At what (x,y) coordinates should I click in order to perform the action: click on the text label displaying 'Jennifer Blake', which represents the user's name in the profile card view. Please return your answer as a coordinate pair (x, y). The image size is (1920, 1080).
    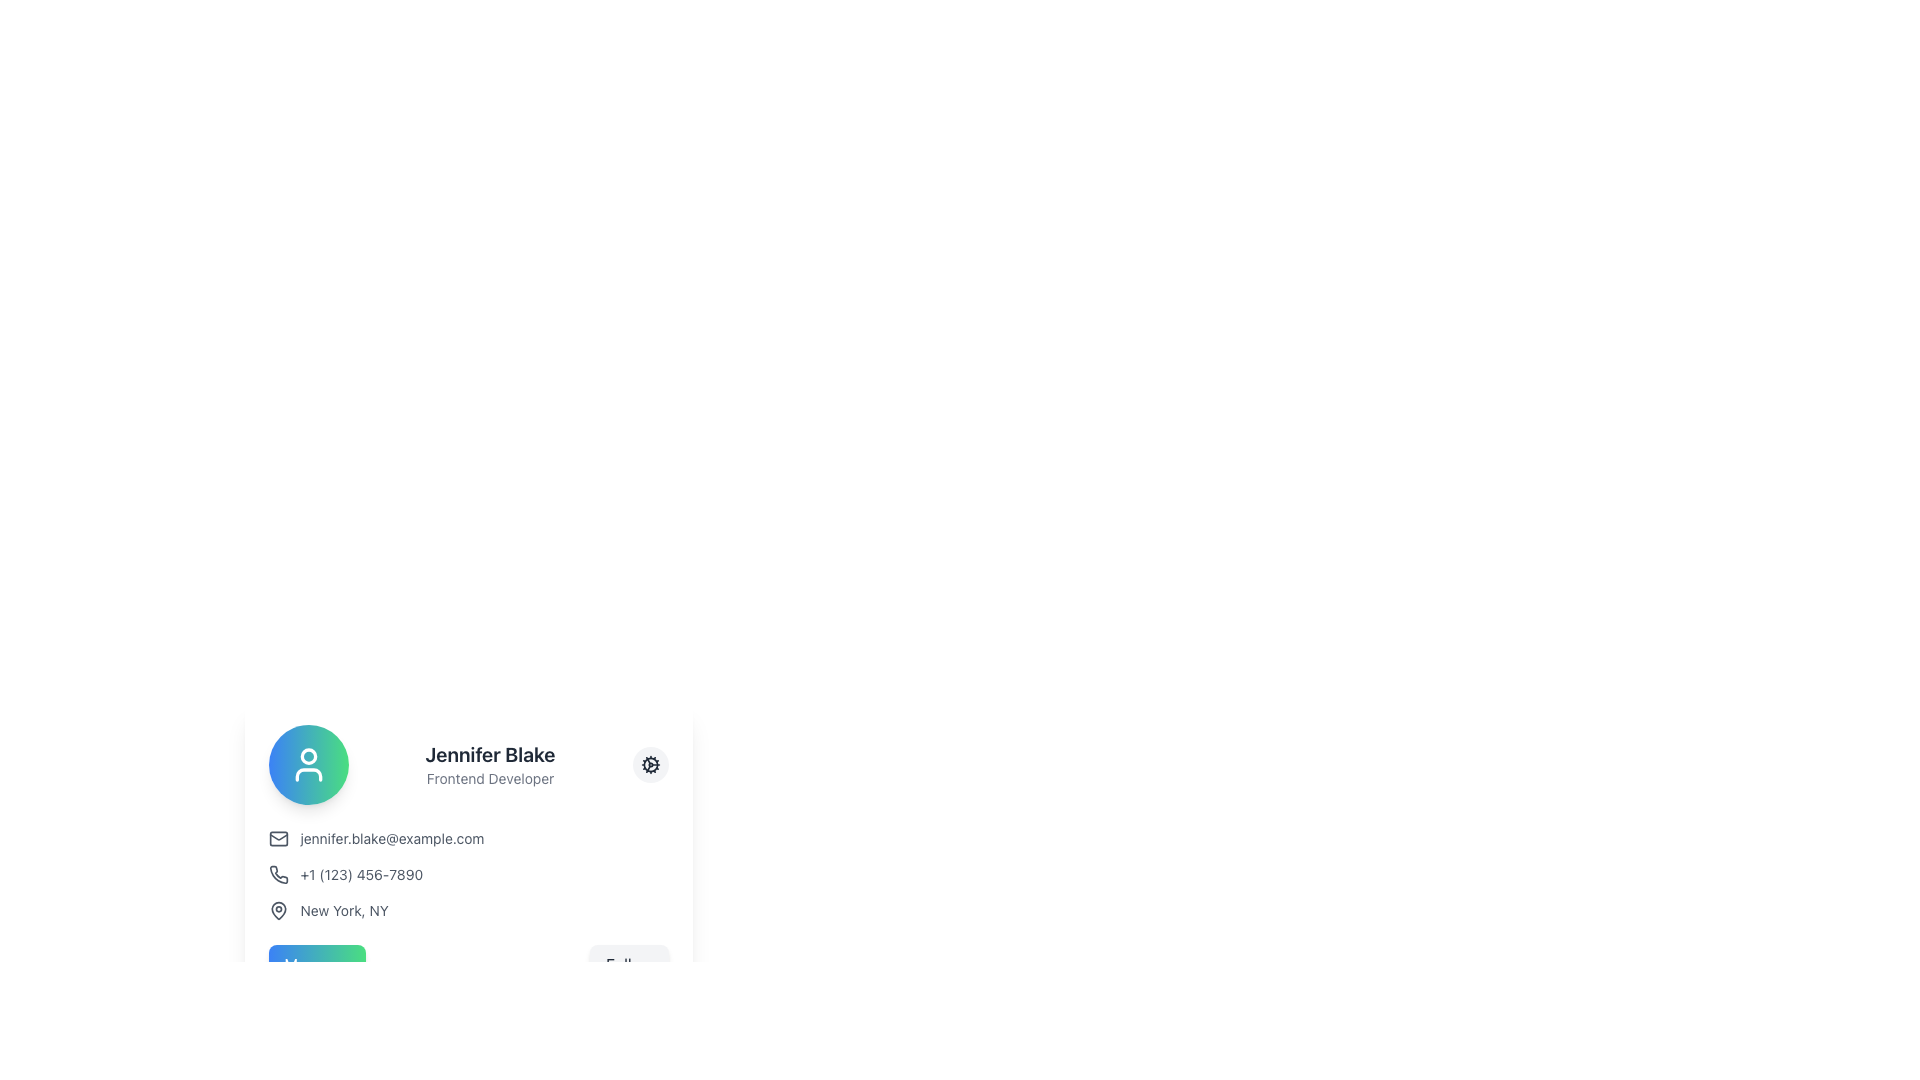
    Looking at the image, I should click on (490, 755).